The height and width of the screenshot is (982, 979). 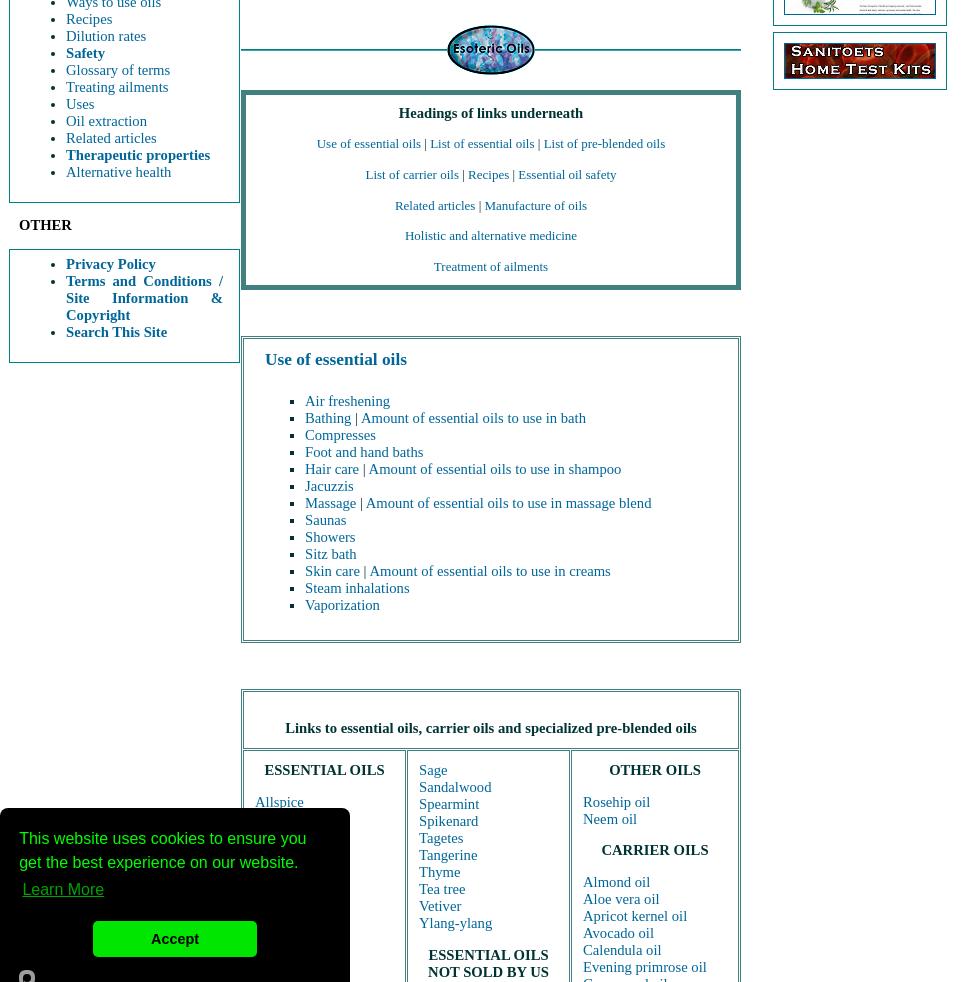 I want to click on 'Bay', so click(x=266, y=851).